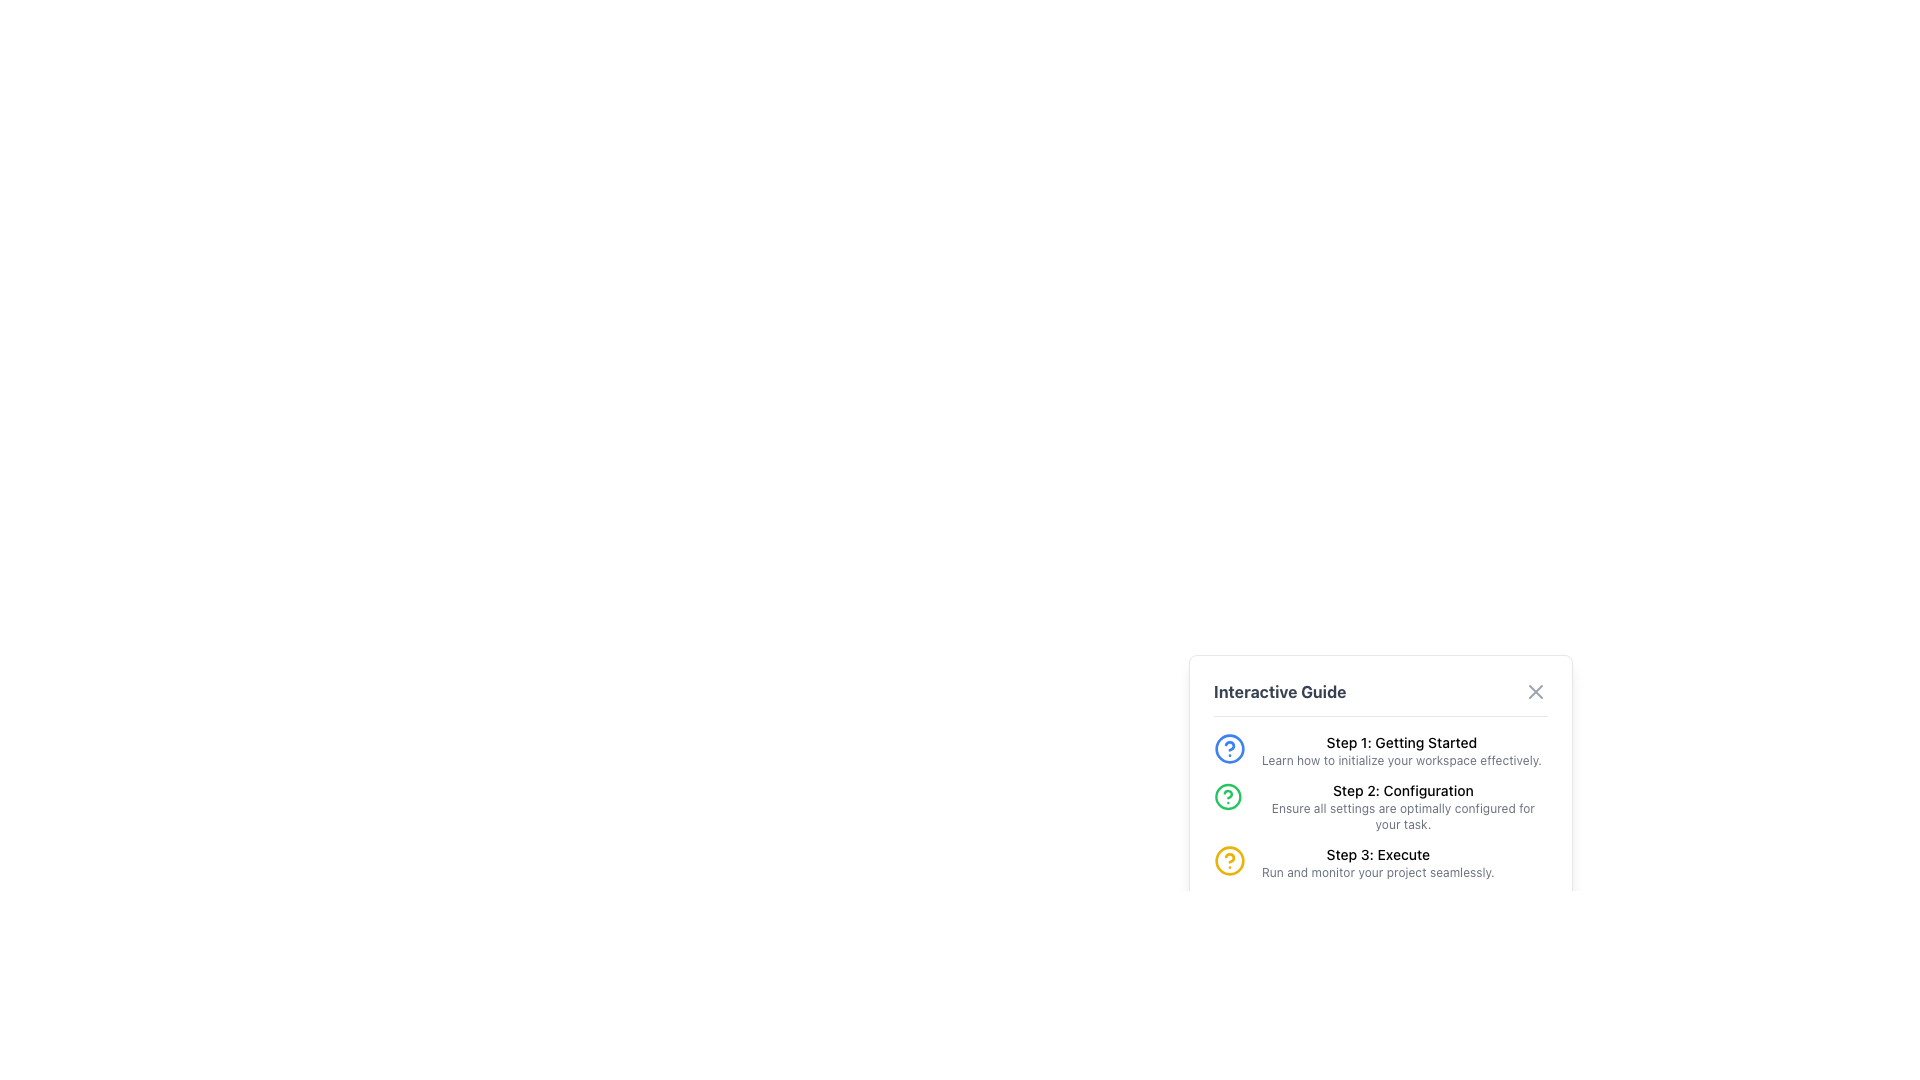 The image size is (1920, 1080). Describe the element at coordinates (1228, 748) in the screenshot. I see `the circle icon within the SVG group that represents the 'Getting Started' step in the guide, which is adjacent to the 'Step 1: Getting Started' text` at that location.